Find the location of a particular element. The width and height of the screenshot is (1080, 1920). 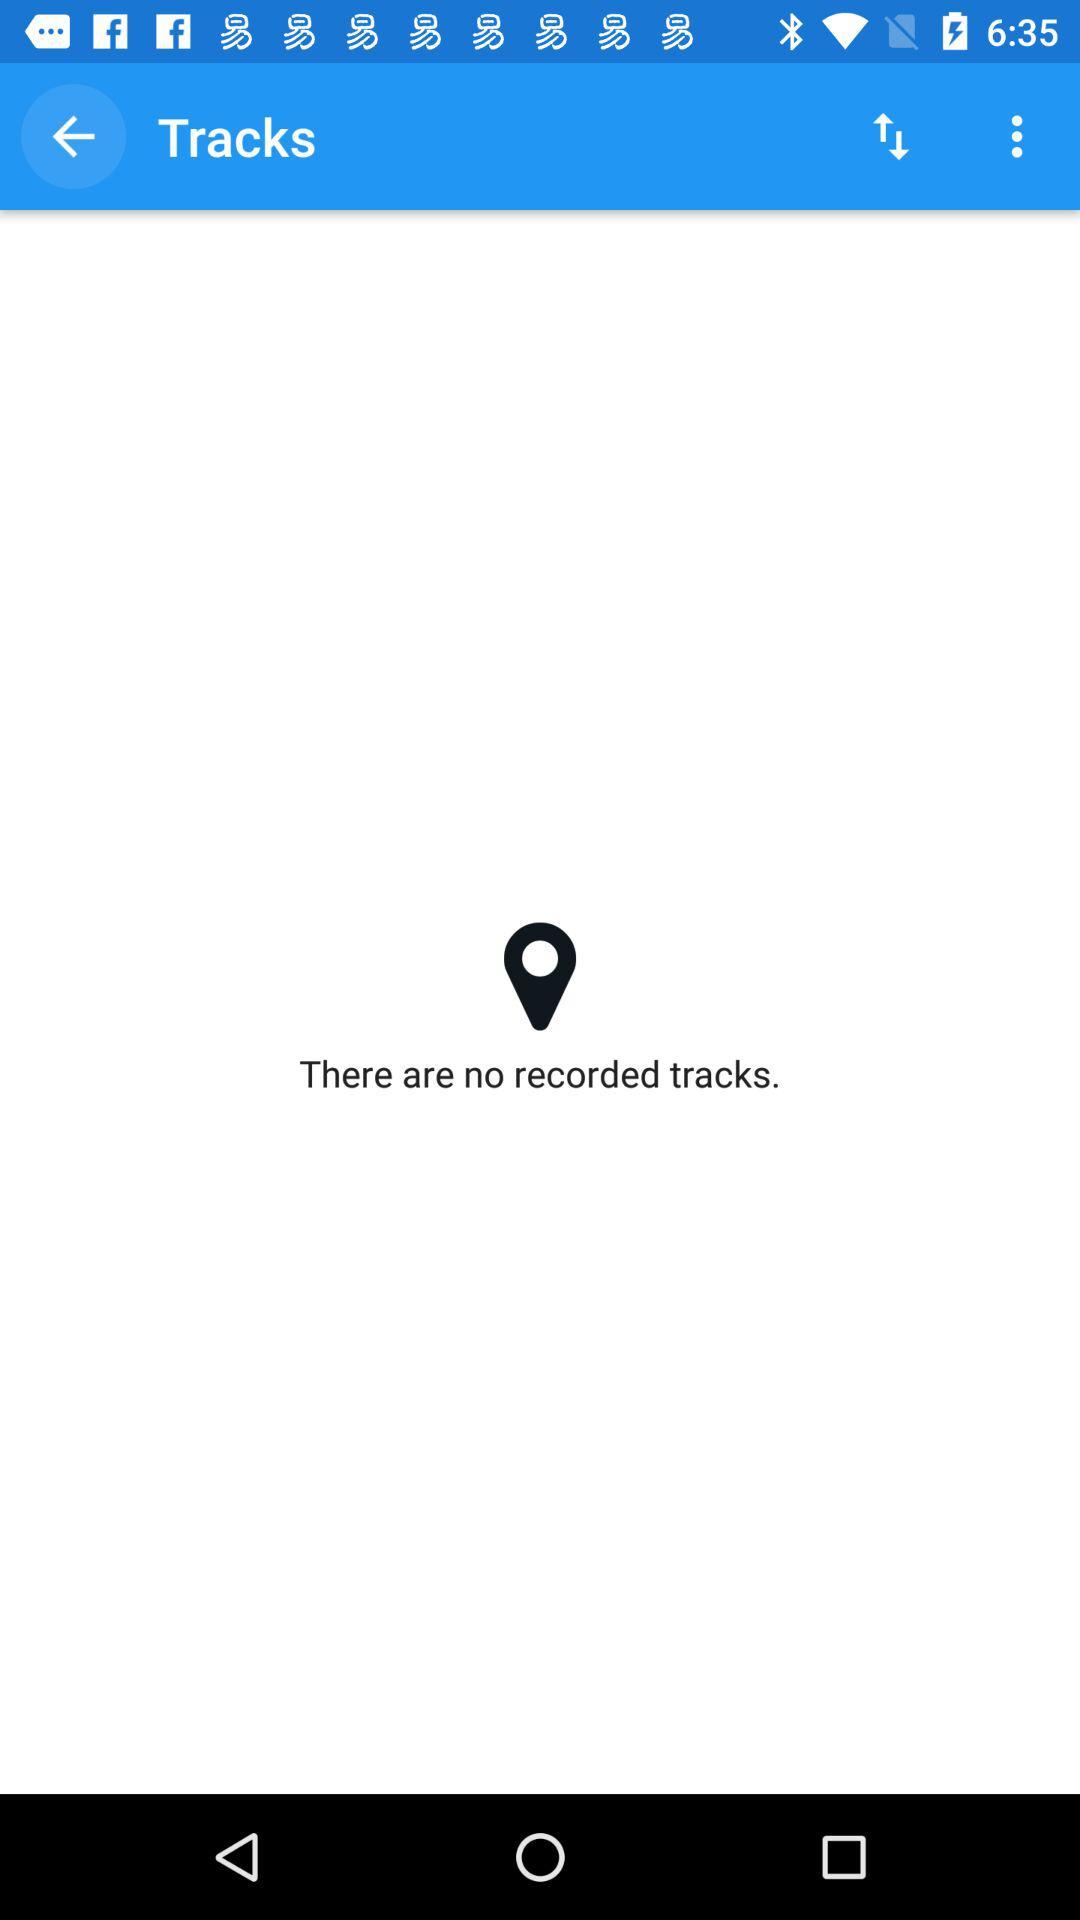

the item to the right of tracks app is located at coordinates (890, 135).